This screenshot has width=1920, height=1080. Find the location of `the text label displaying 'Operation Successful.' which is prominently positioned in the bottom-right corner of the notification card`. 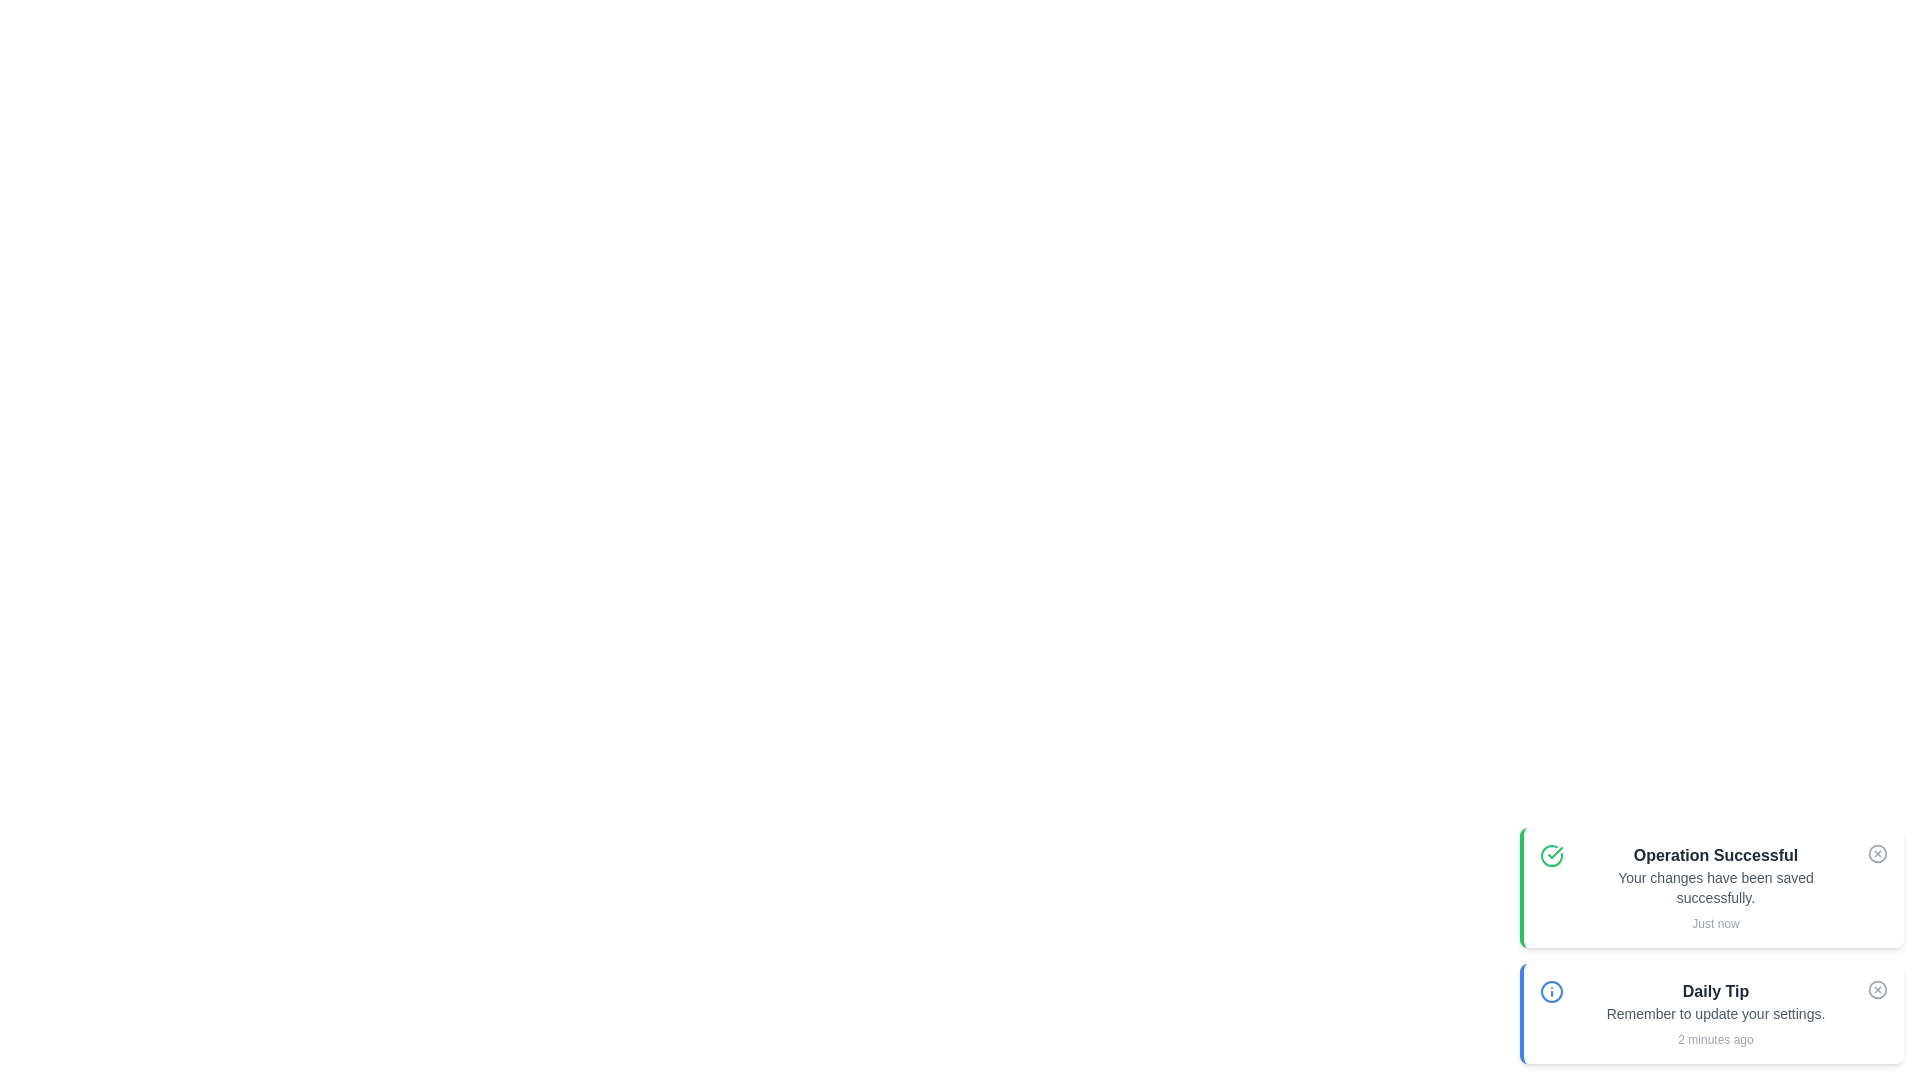

the text label displaying 'Operation Successful.' which is prominently positioned in the bottom-right corner of the notification card is located at coordinates (1715, 855).